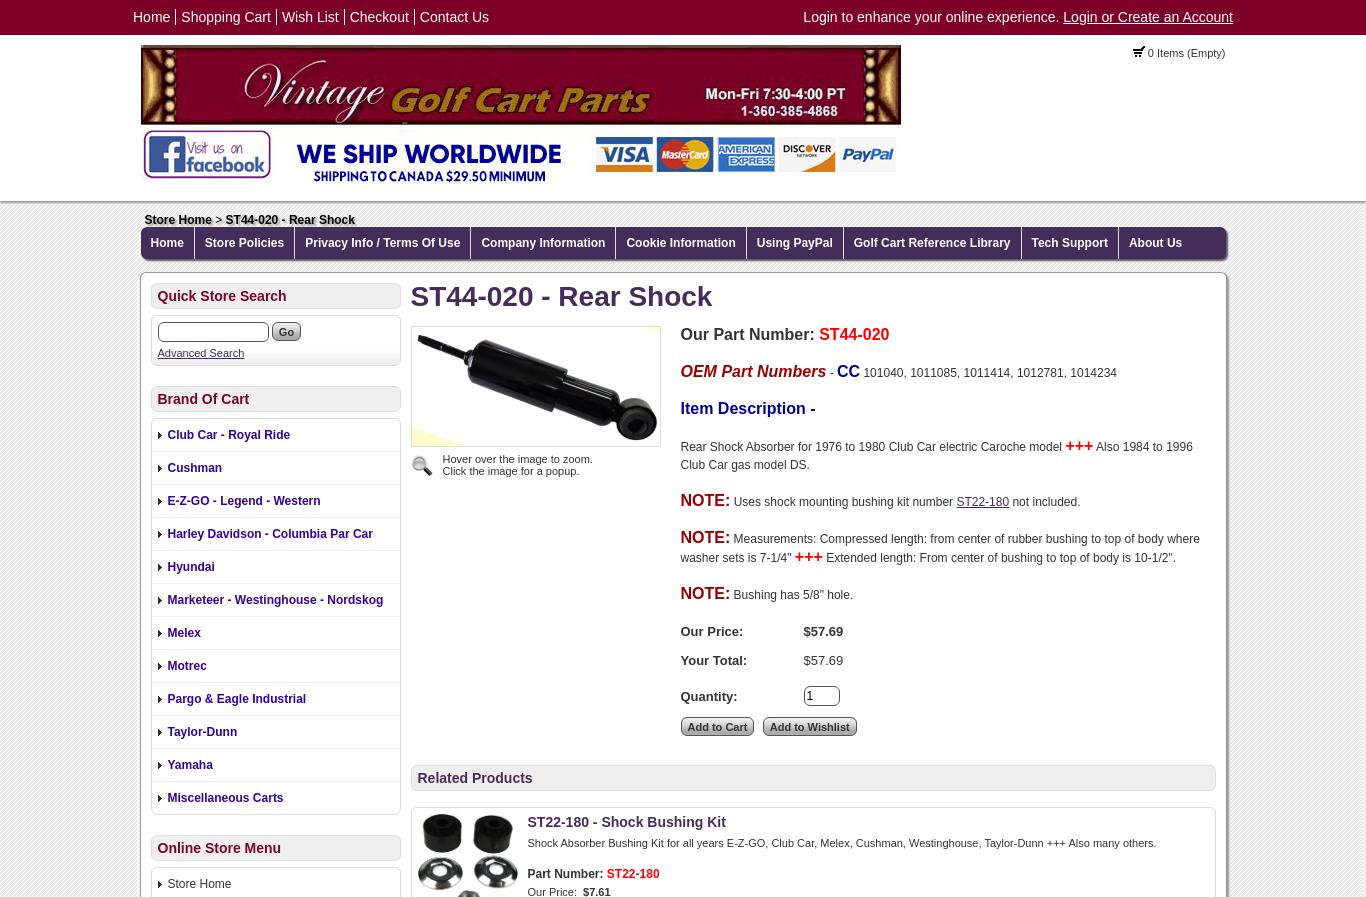 This screenshot has width=1366, height=897. What do you see at coordinates (828, 371) in the screenshot?
I see `'-'` at bounding box center [828, 371].